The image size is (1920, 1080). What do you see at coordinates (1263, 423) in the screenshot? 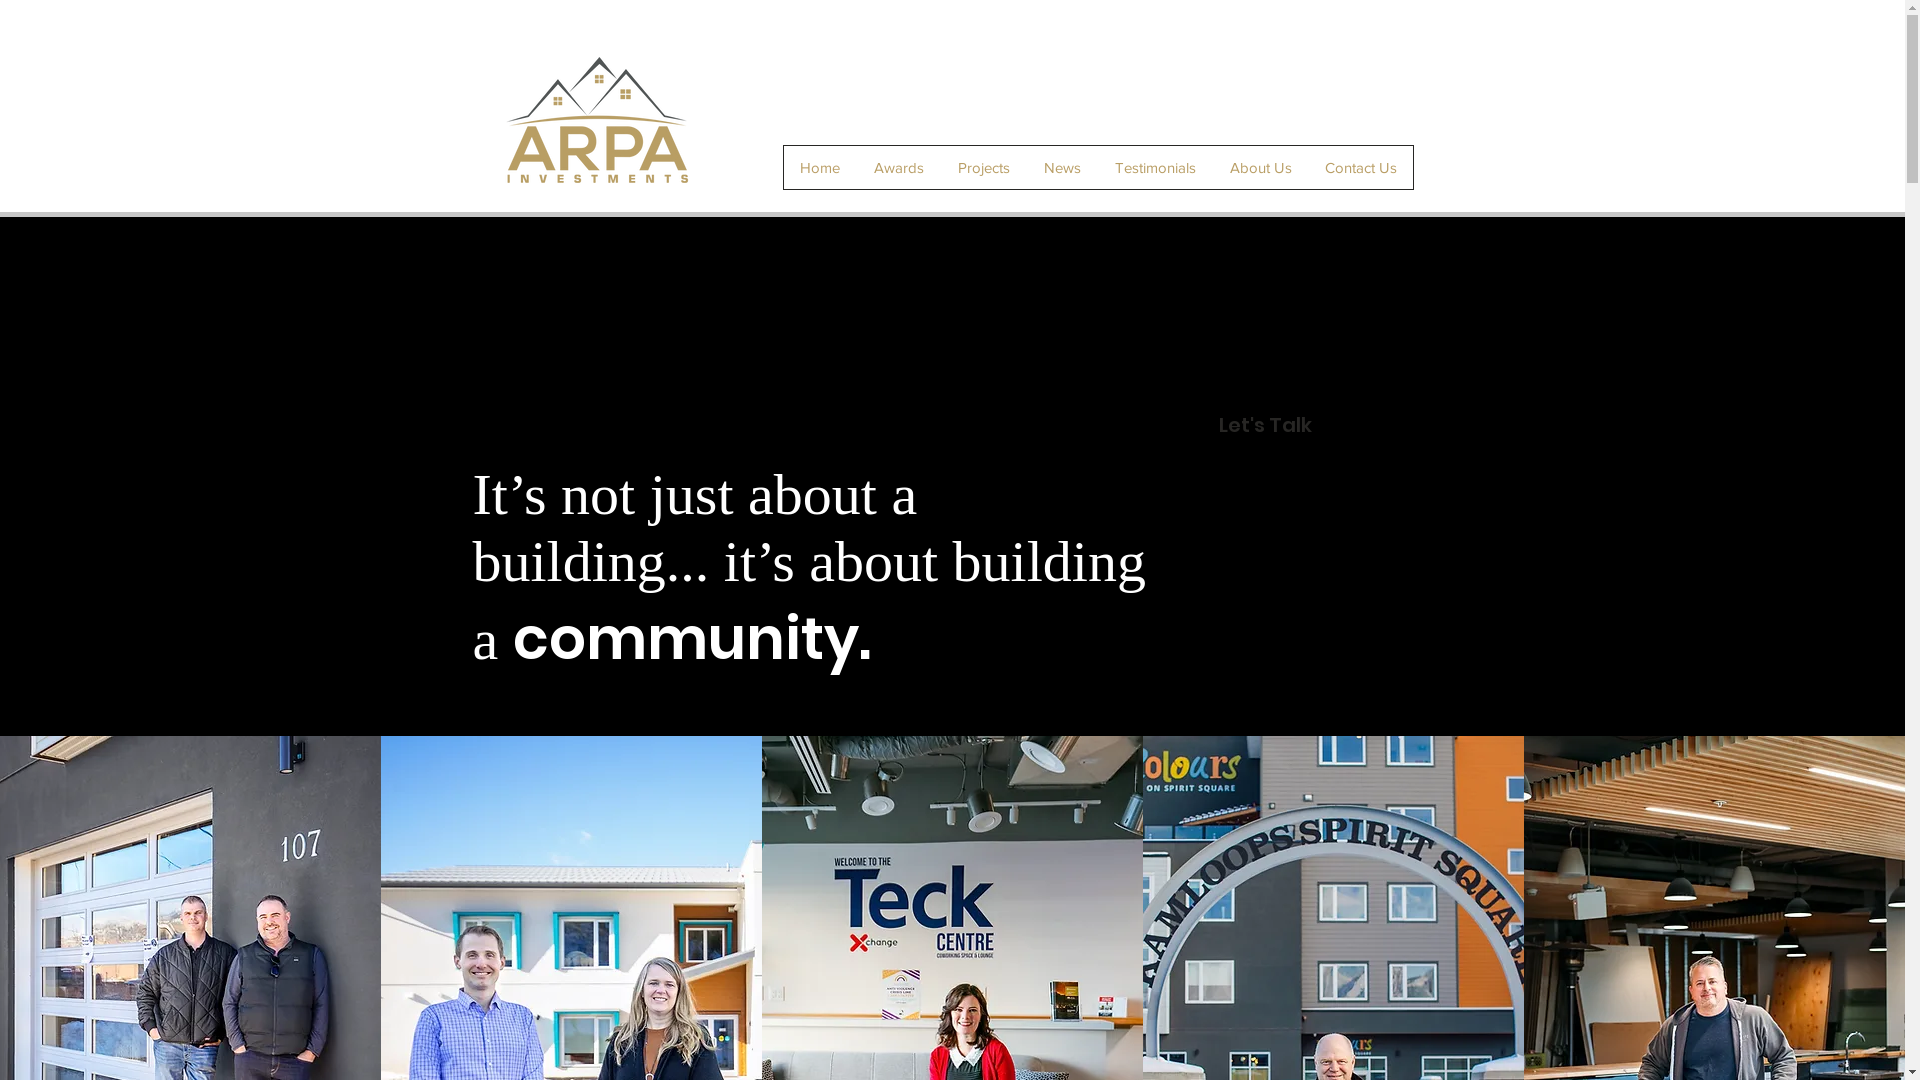
I see `'Let's Talk'` at bounding box center [1263, 423].